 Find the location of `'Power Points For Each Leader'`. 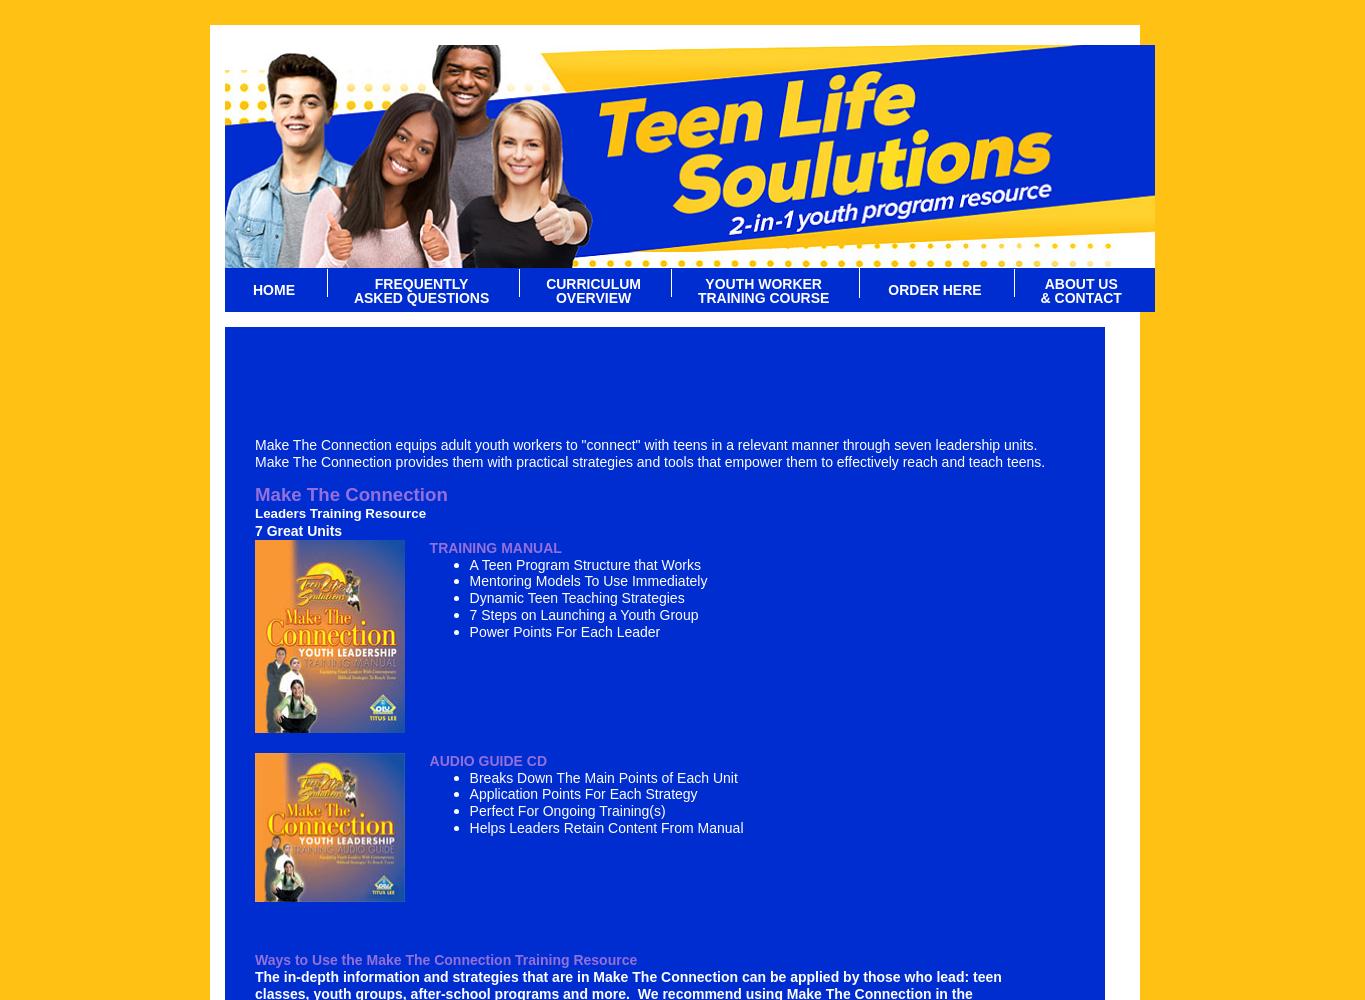

'Power Points For Each Leader' is located at coordinates (563, 631).